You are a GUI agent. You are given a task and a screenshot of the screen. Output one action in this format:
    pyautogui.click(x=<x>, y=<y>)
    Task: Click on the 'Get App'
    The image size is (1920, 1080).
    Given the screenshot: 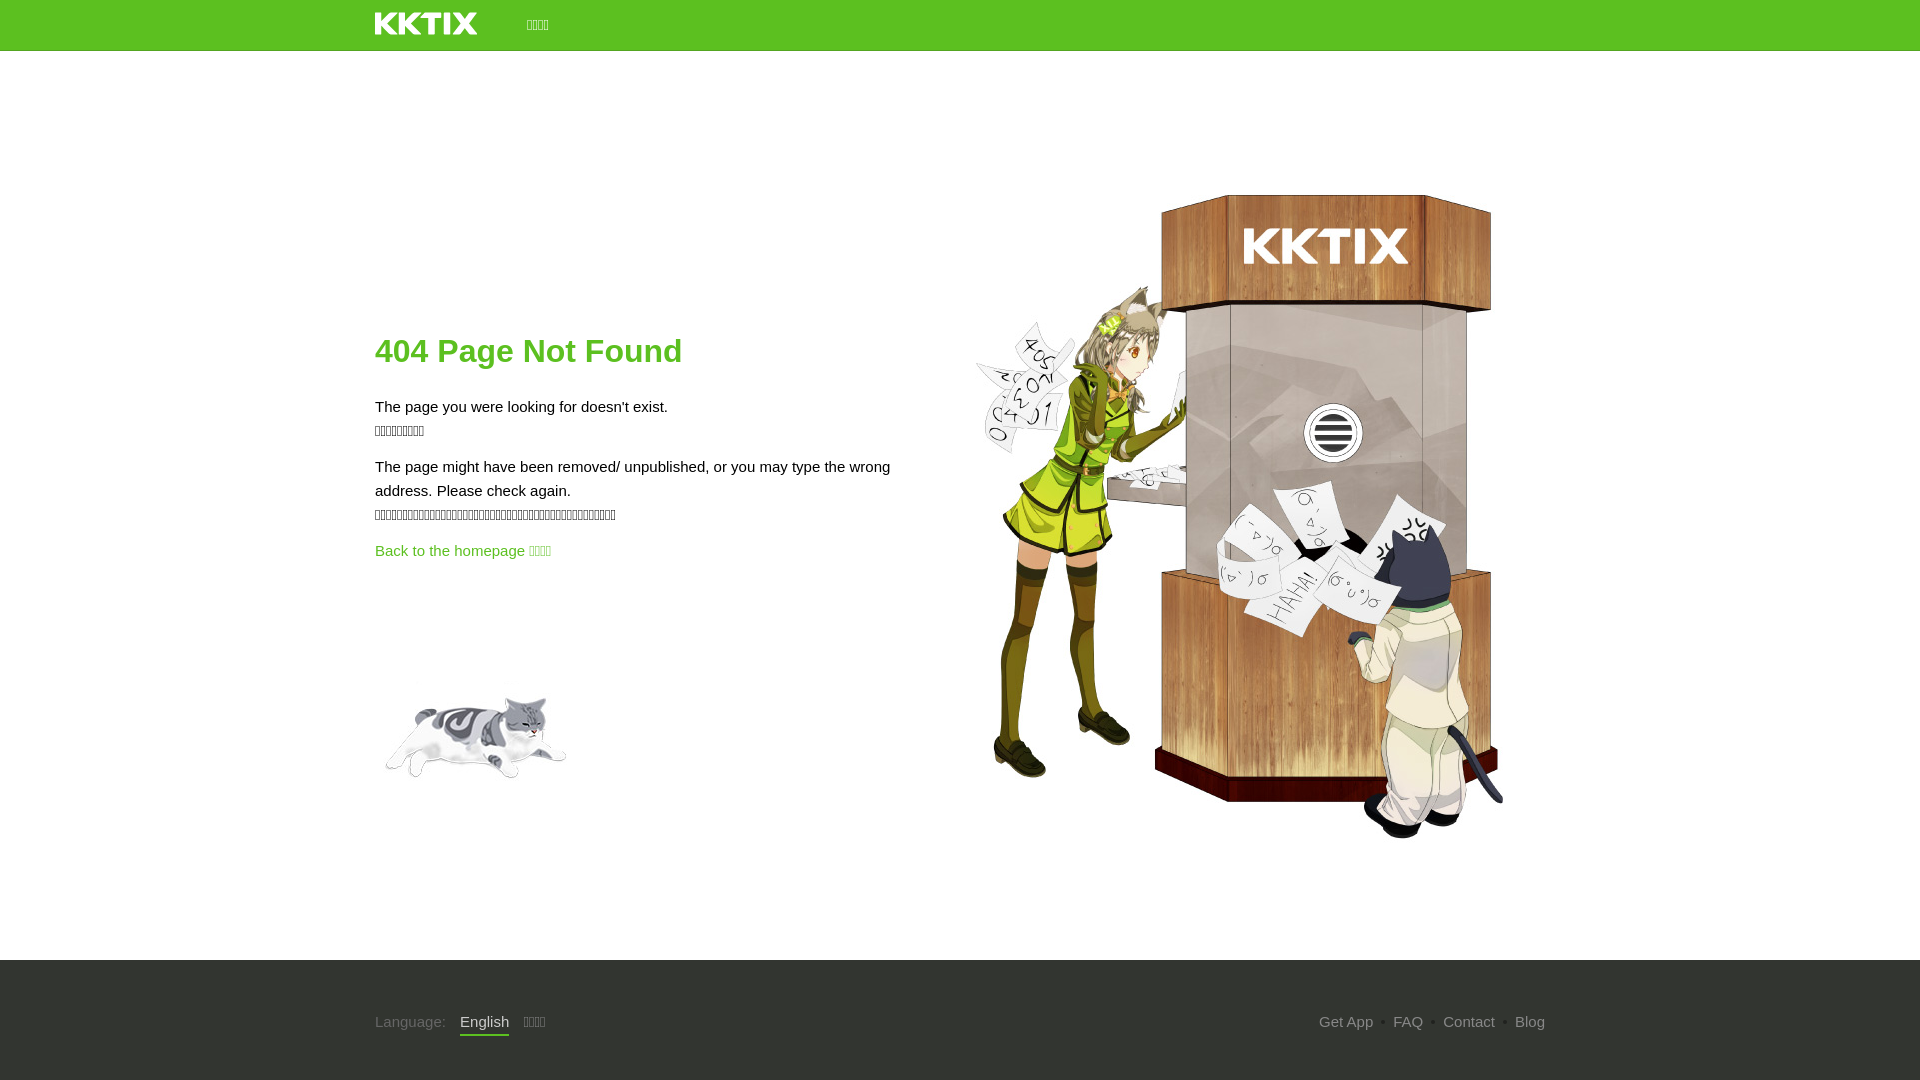 What is the action you would take?
    pyautogui.click(x=1345, y=1021)
    